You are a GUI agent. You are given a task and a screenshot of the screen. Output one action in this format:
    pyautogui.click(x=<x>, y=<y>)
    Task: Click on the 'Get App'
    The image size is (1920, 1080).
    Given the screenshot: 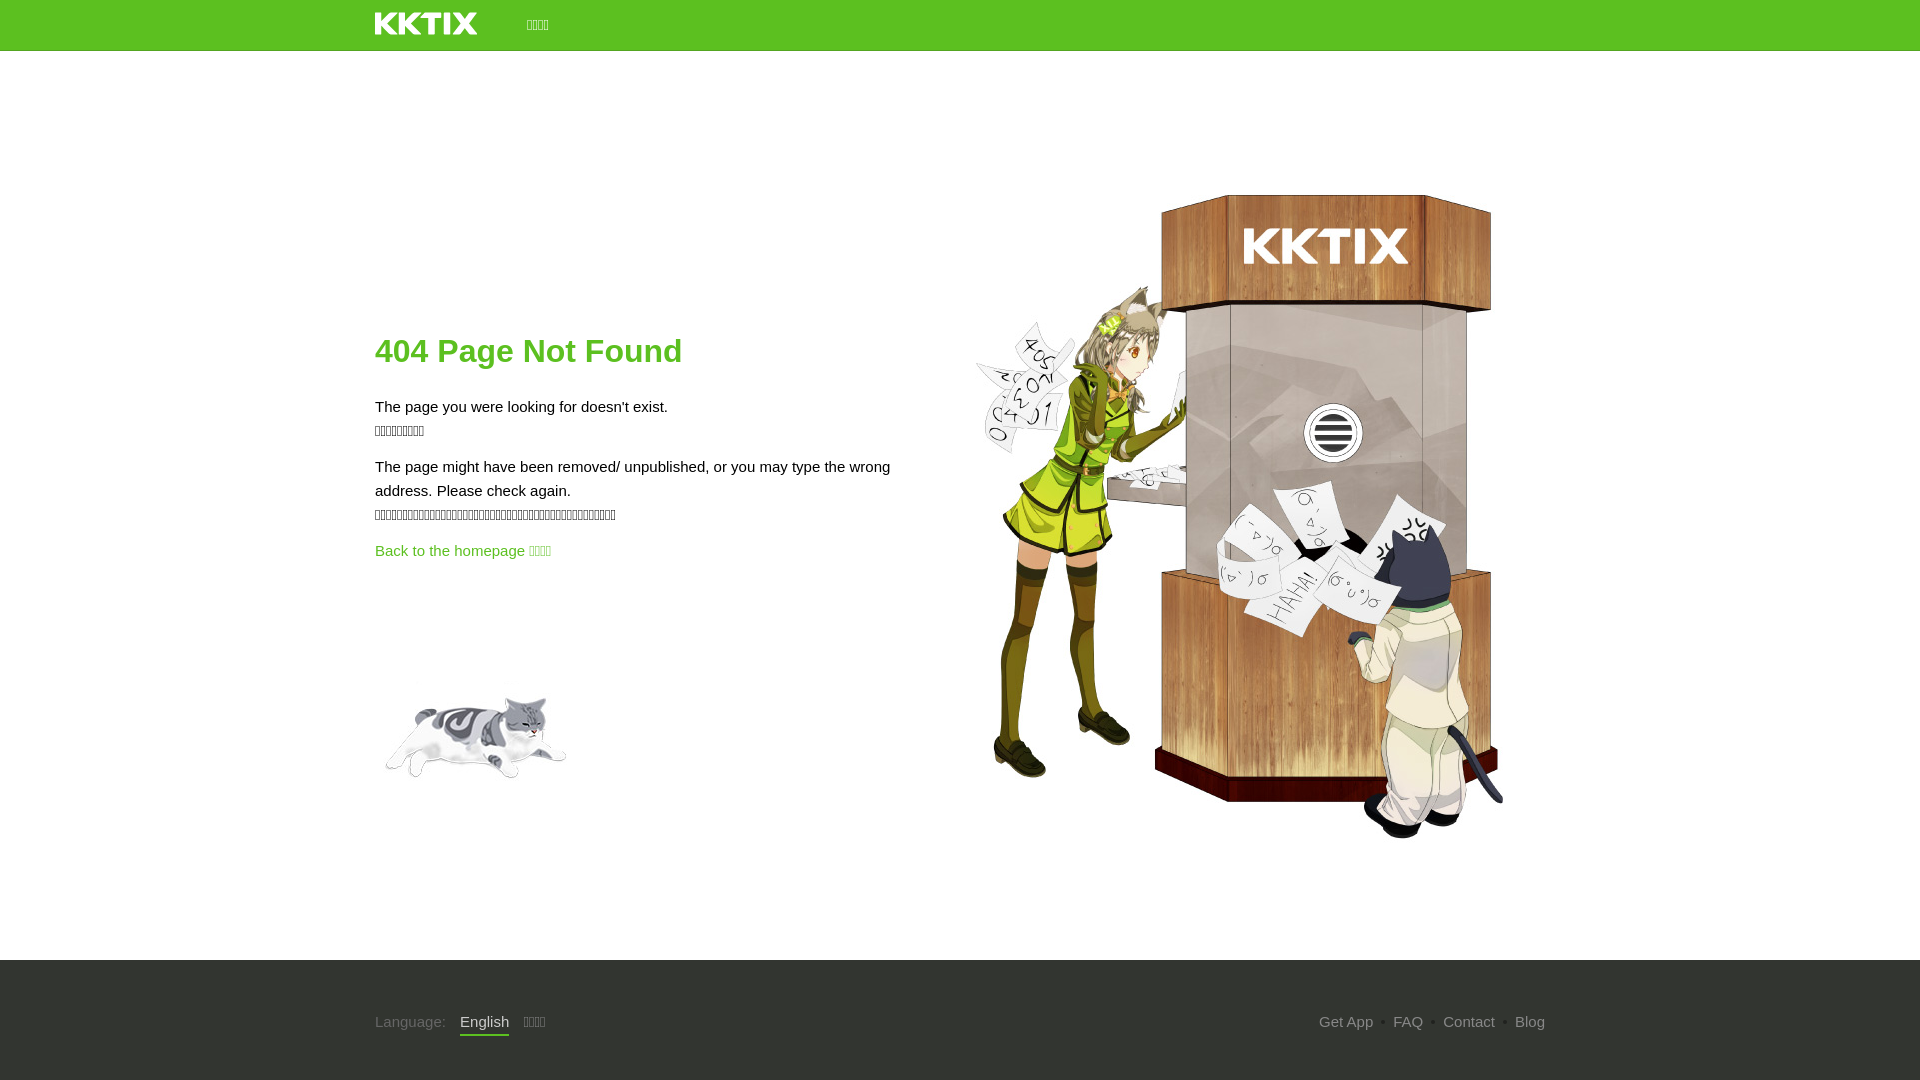 What is the action you would take?
    pyautogui.click(x=1345, y=1021)
    